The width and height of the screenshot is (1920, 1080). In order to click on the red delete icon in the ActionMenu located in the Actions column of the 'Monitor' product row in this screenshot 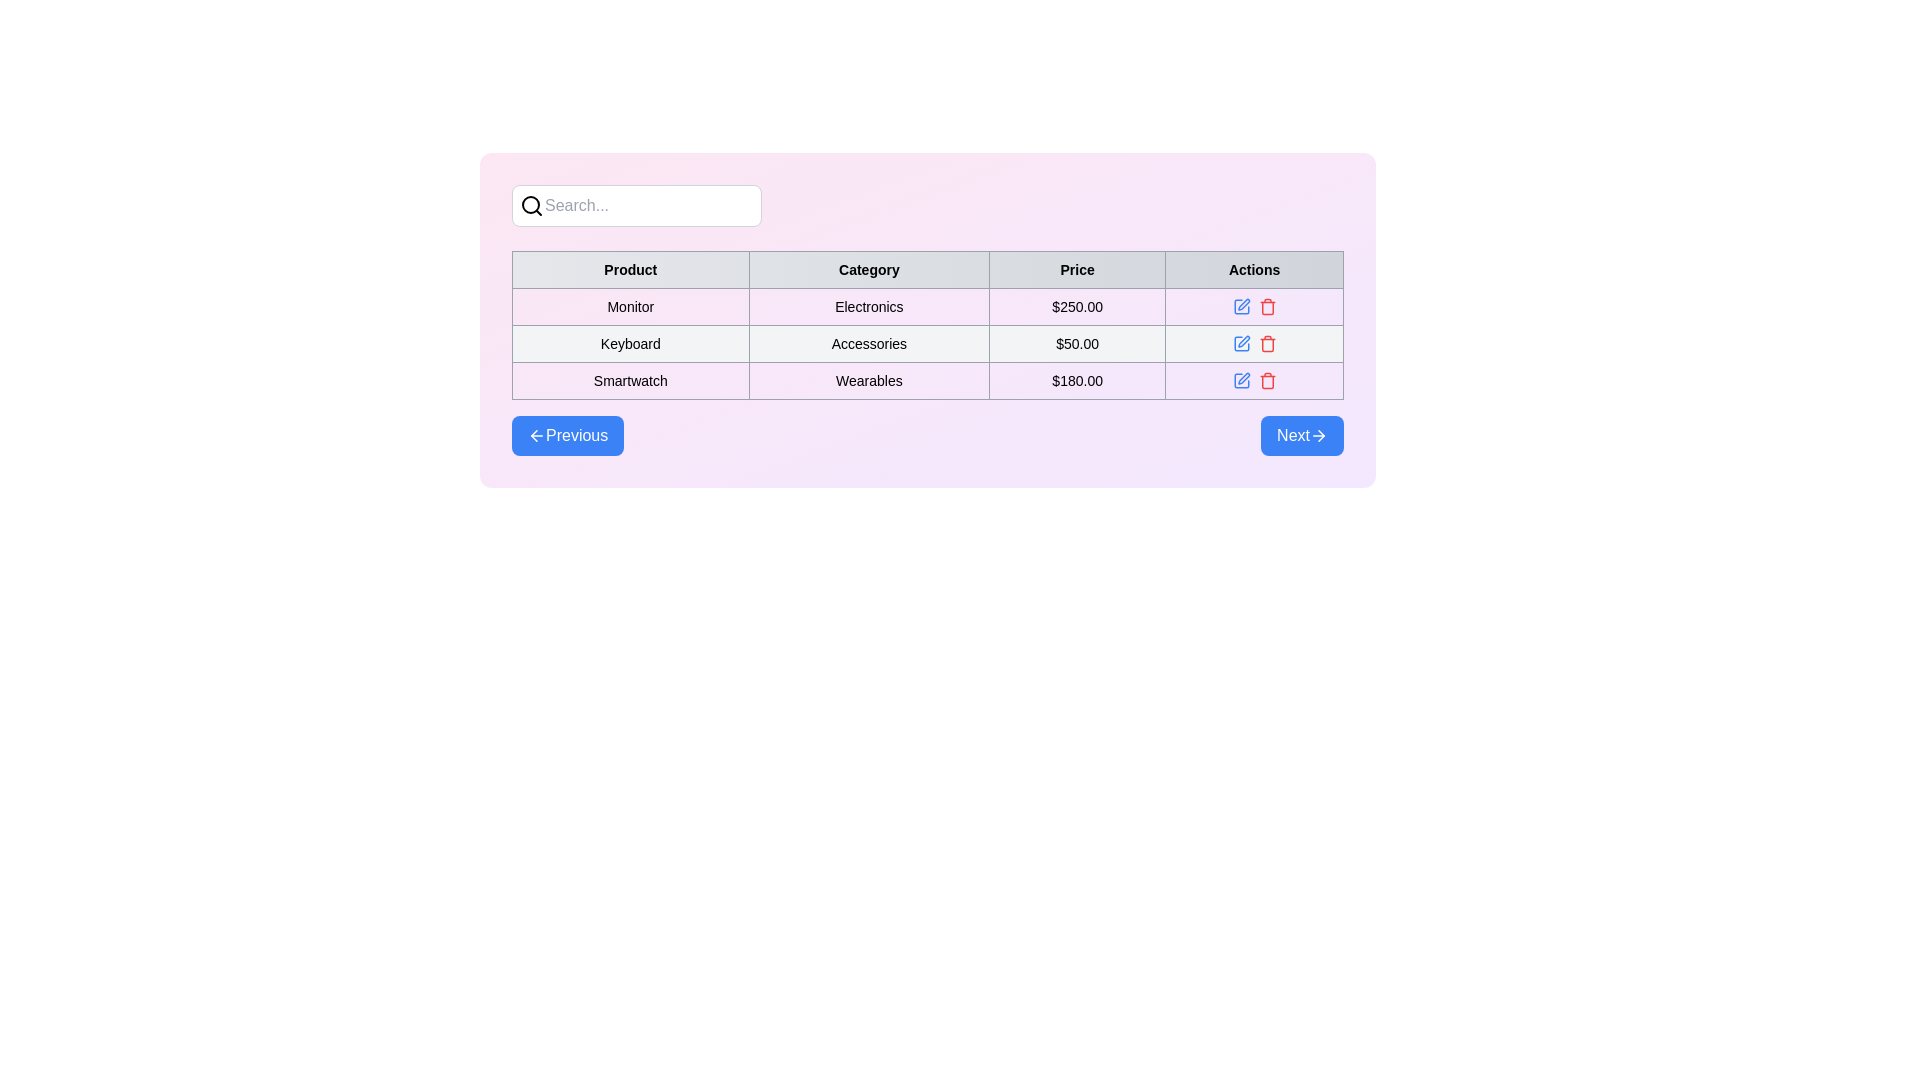, I will do `click(1253, 307)`.